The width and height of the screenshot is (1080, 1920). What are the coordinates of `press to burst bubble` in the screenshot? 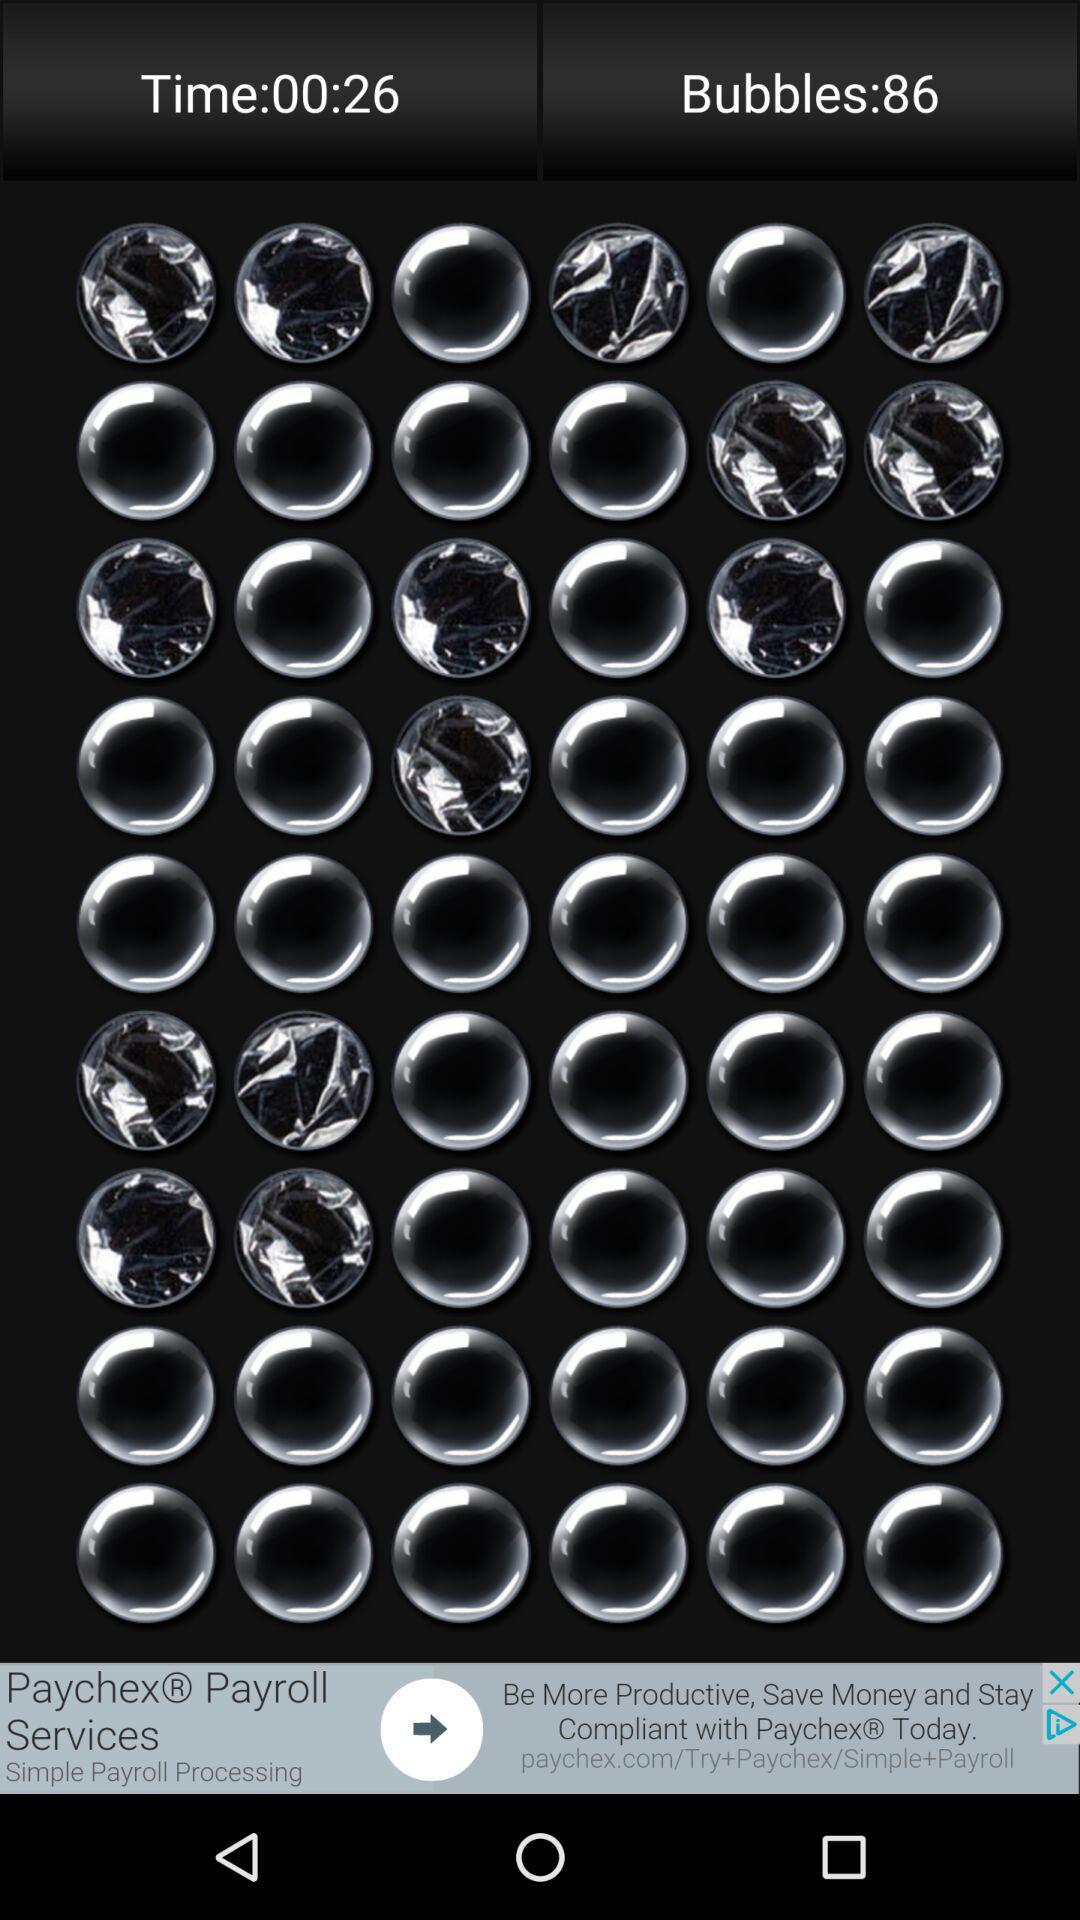 It's located at (775, 1237).